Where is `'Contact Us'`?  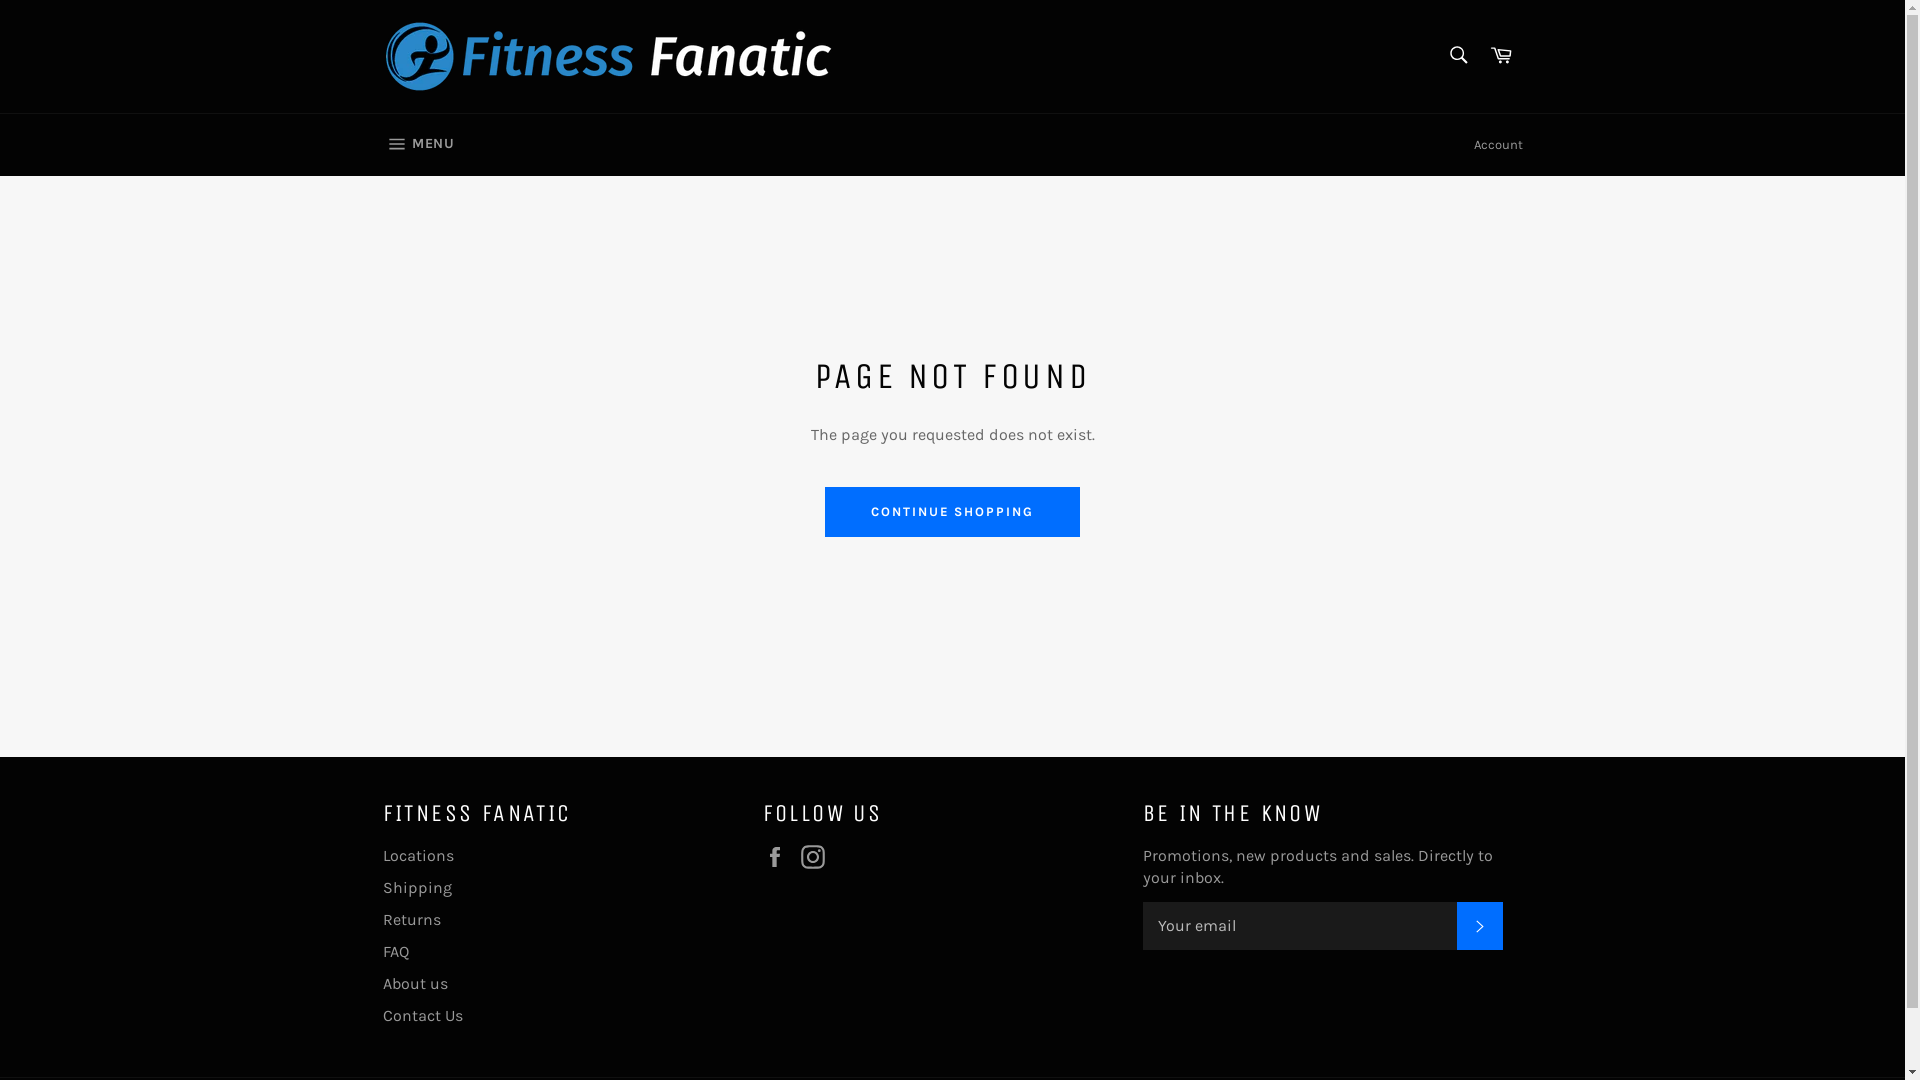
'Contact Us' is located at coordinates (421, 1015).